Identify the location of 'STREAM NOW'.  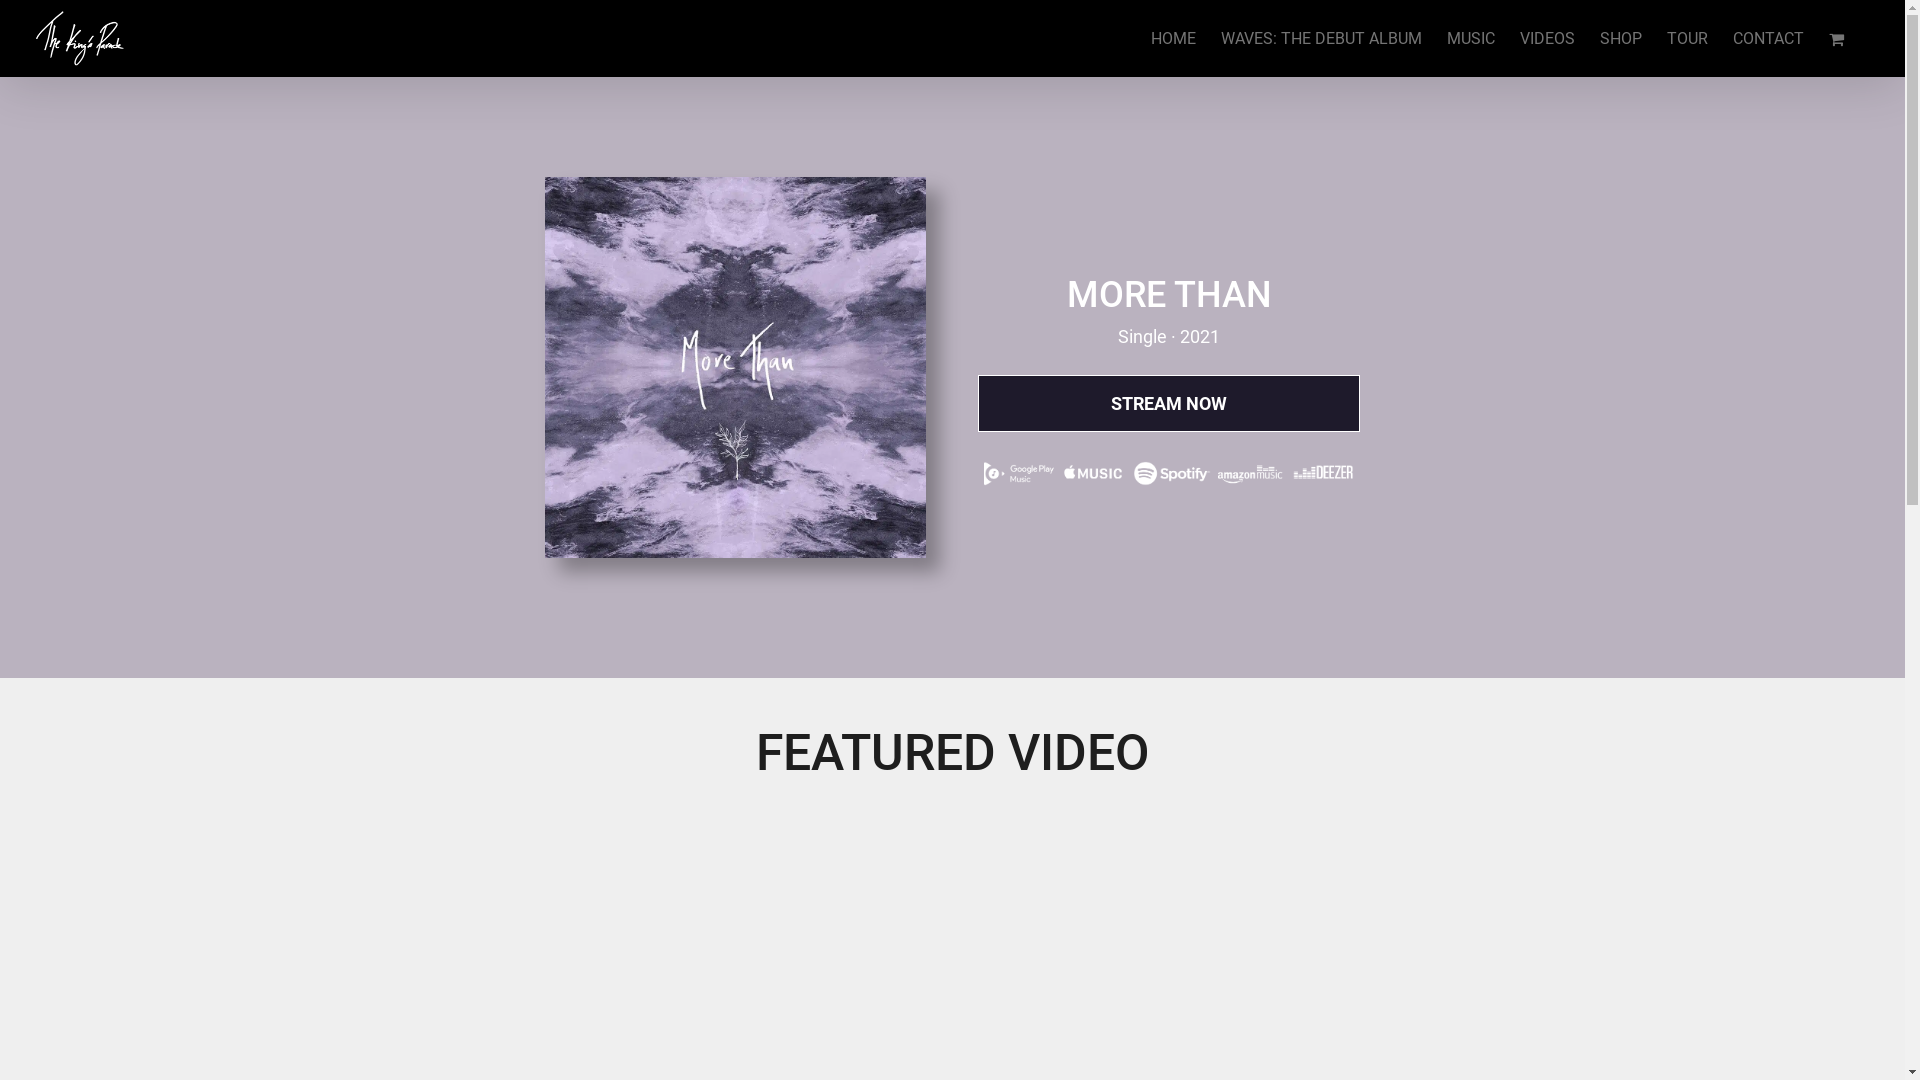
(1168, 403).